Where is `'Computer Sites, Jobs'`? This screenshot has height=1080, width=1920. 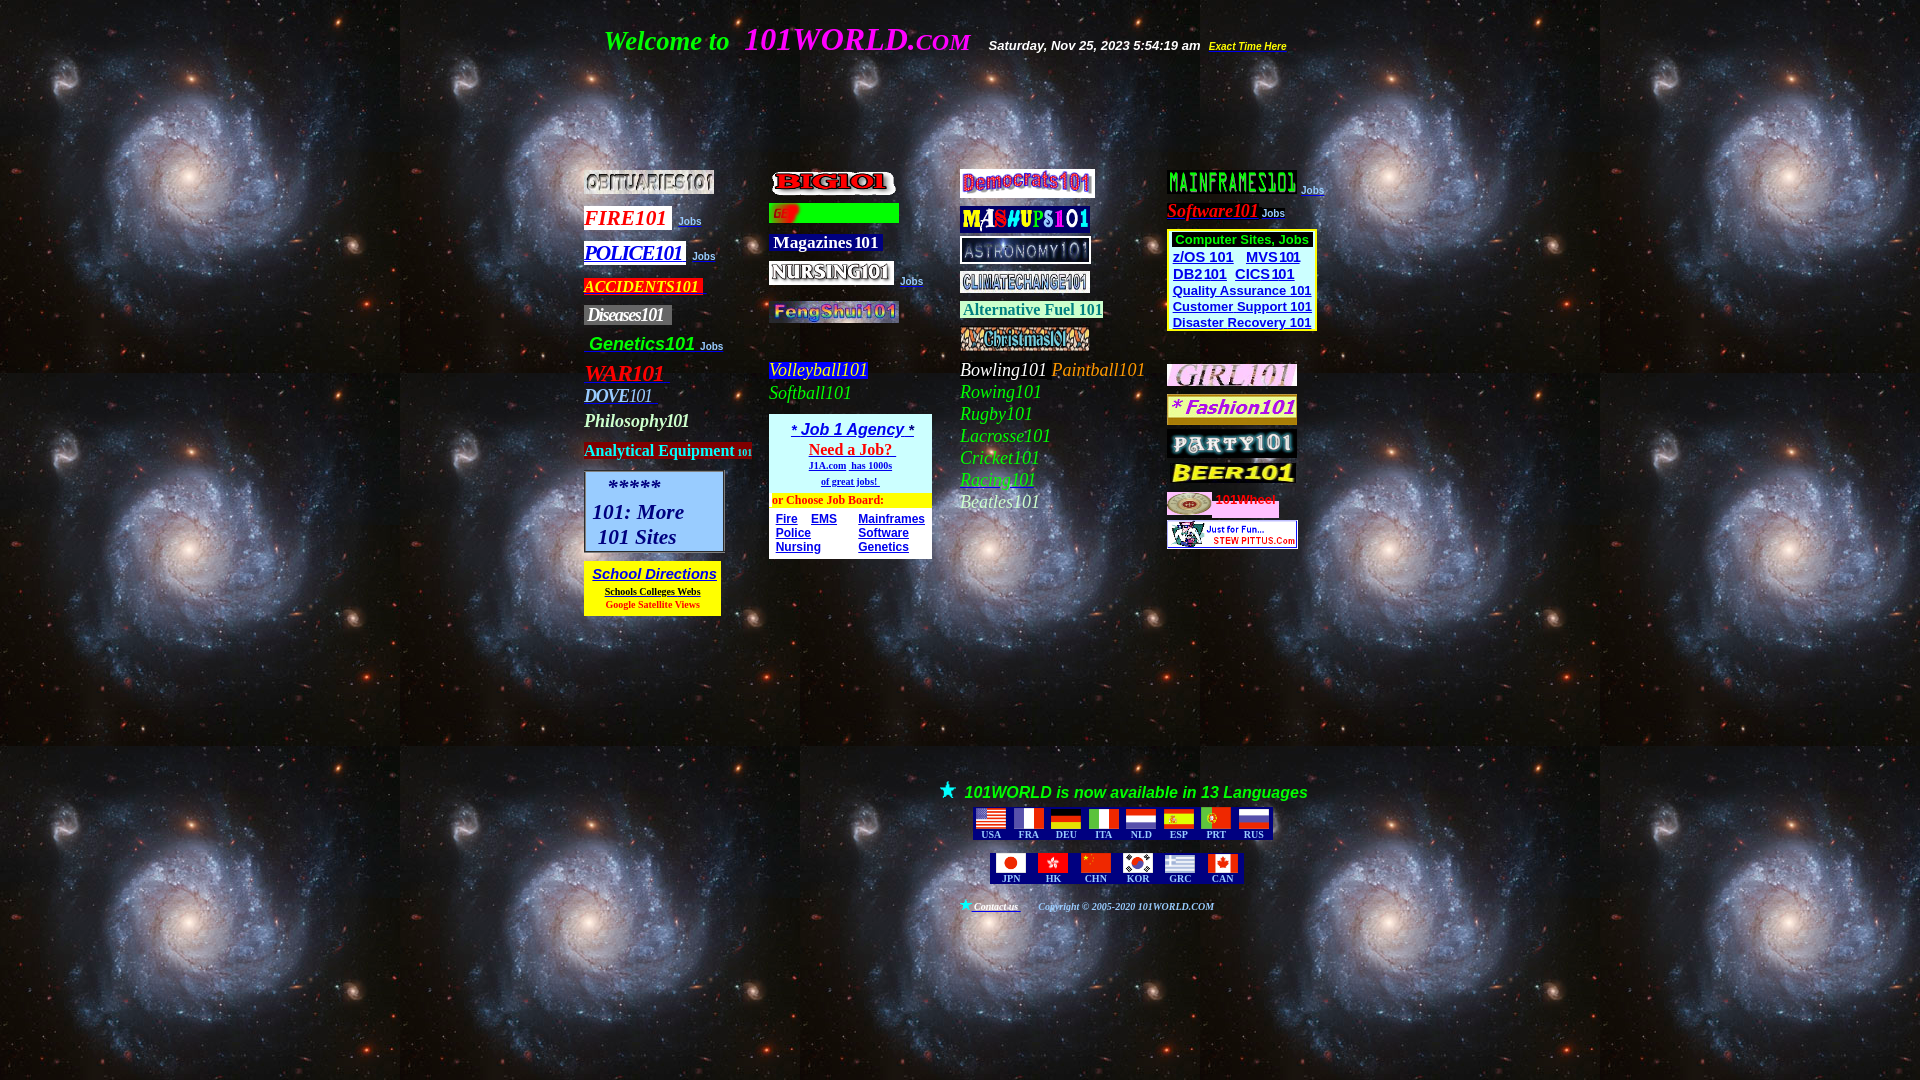
'Computer Sites, Jobs' is located at coordinates (1241, 238).